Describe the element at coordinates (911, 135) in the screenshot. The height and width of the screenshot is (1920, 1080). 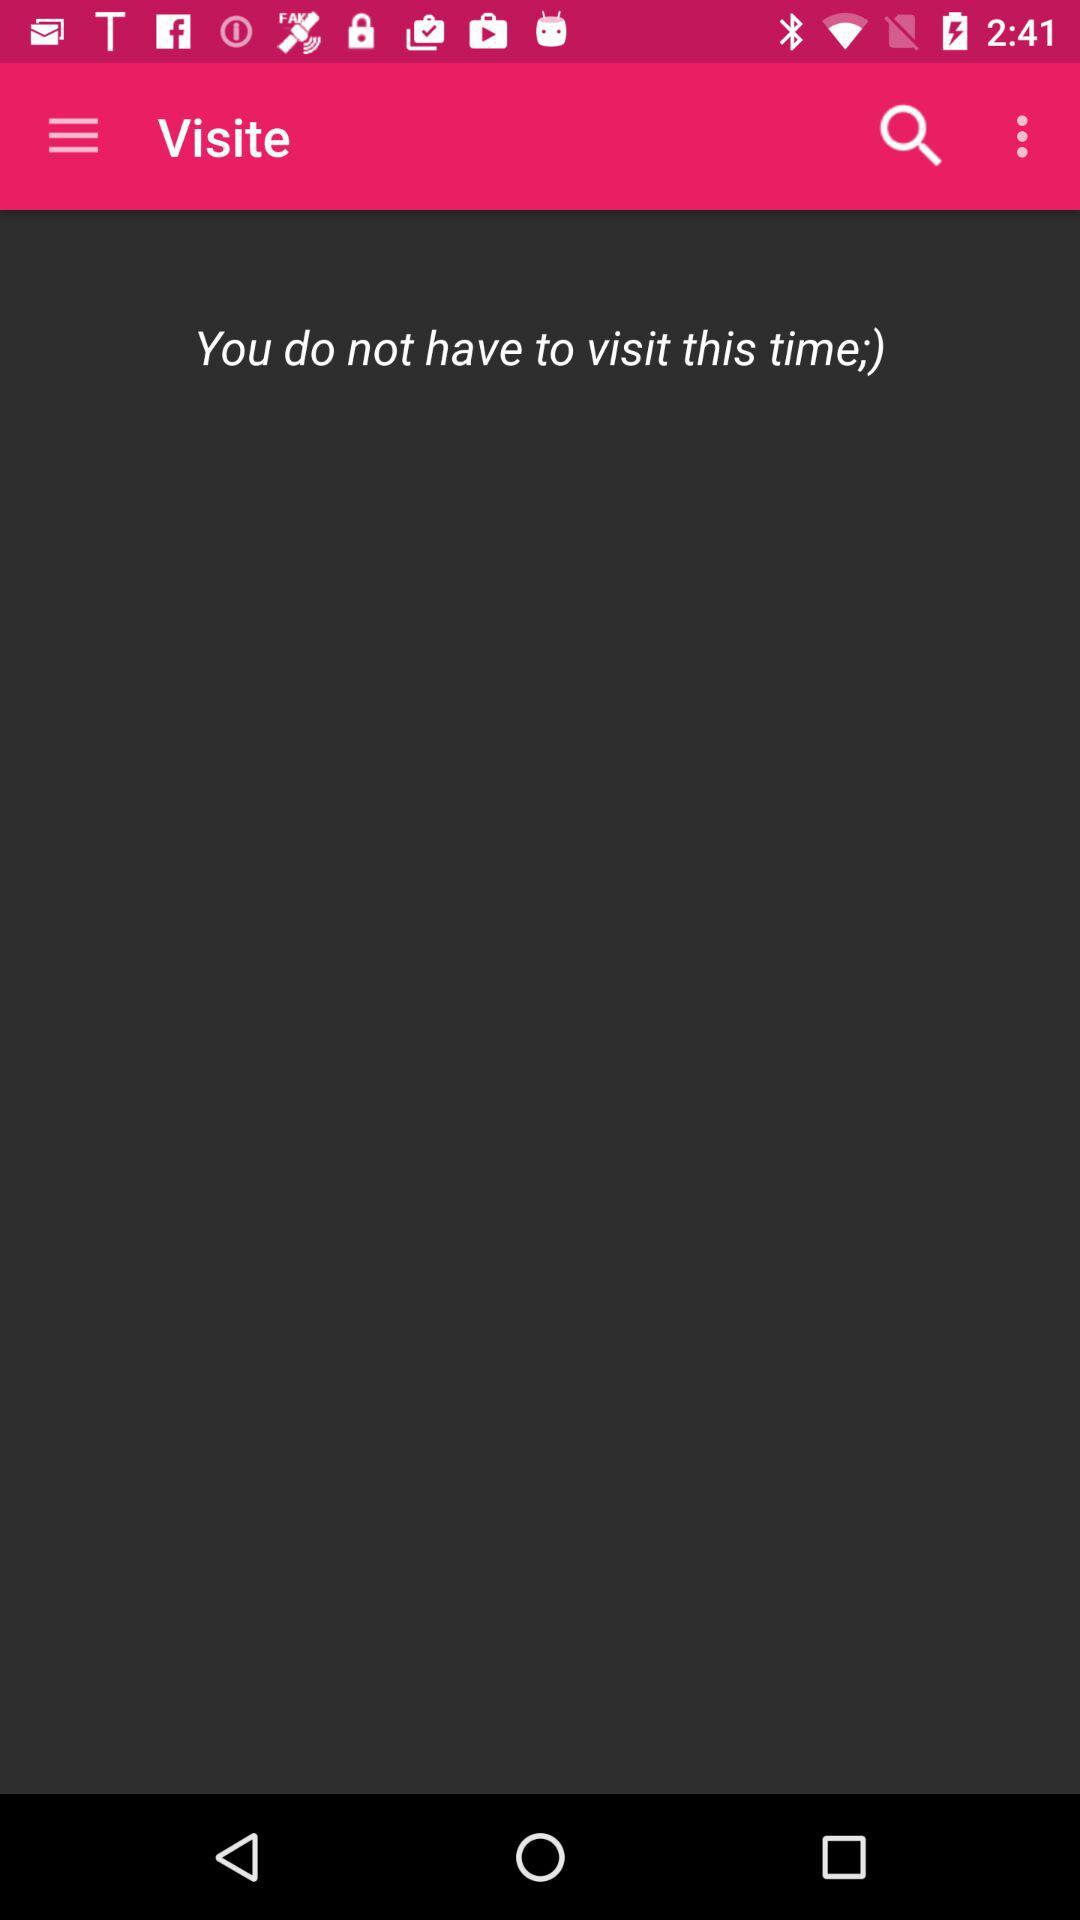
I see `app next to the visite app` at that location.